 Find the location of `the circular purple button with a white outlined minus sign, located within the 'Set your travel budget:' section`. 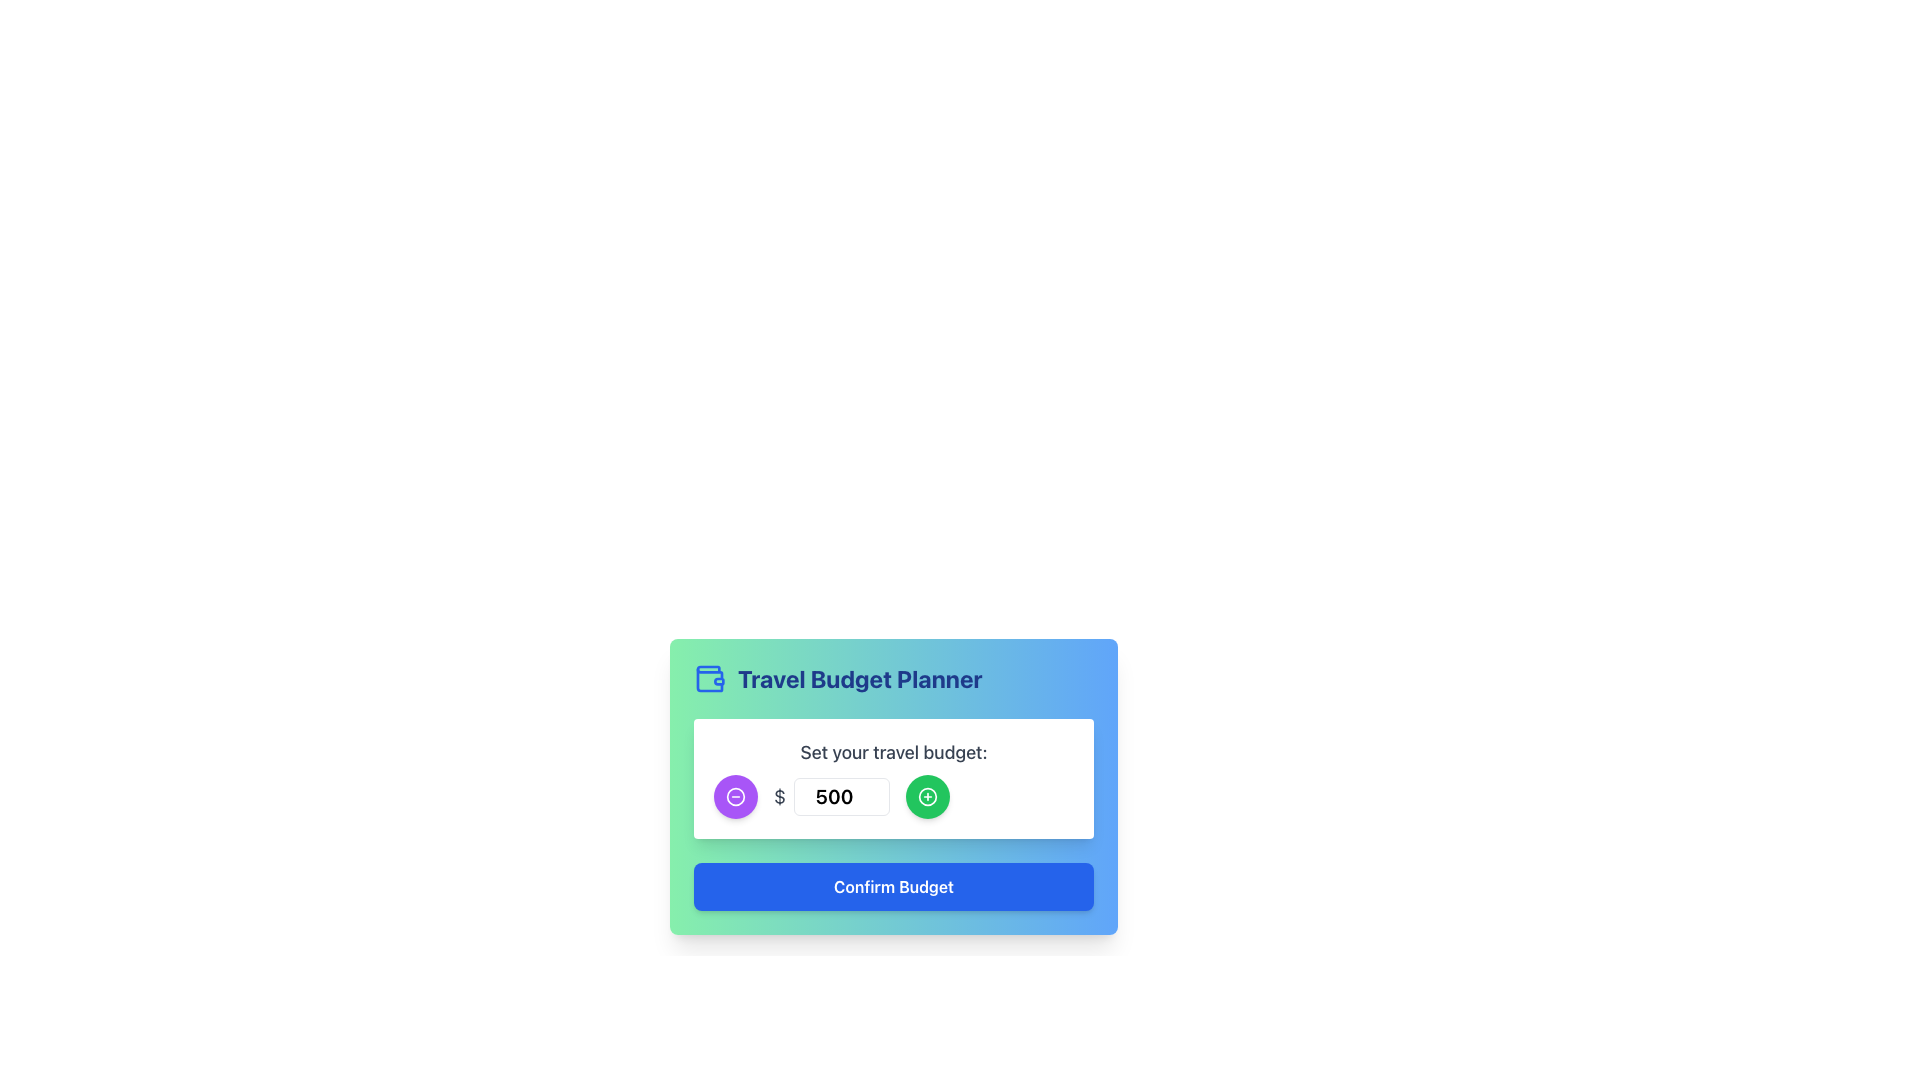

the circular purple button with a white outlined minus sign, located within the 'Set your travel budget:' section is located at coordinates (734, 796).